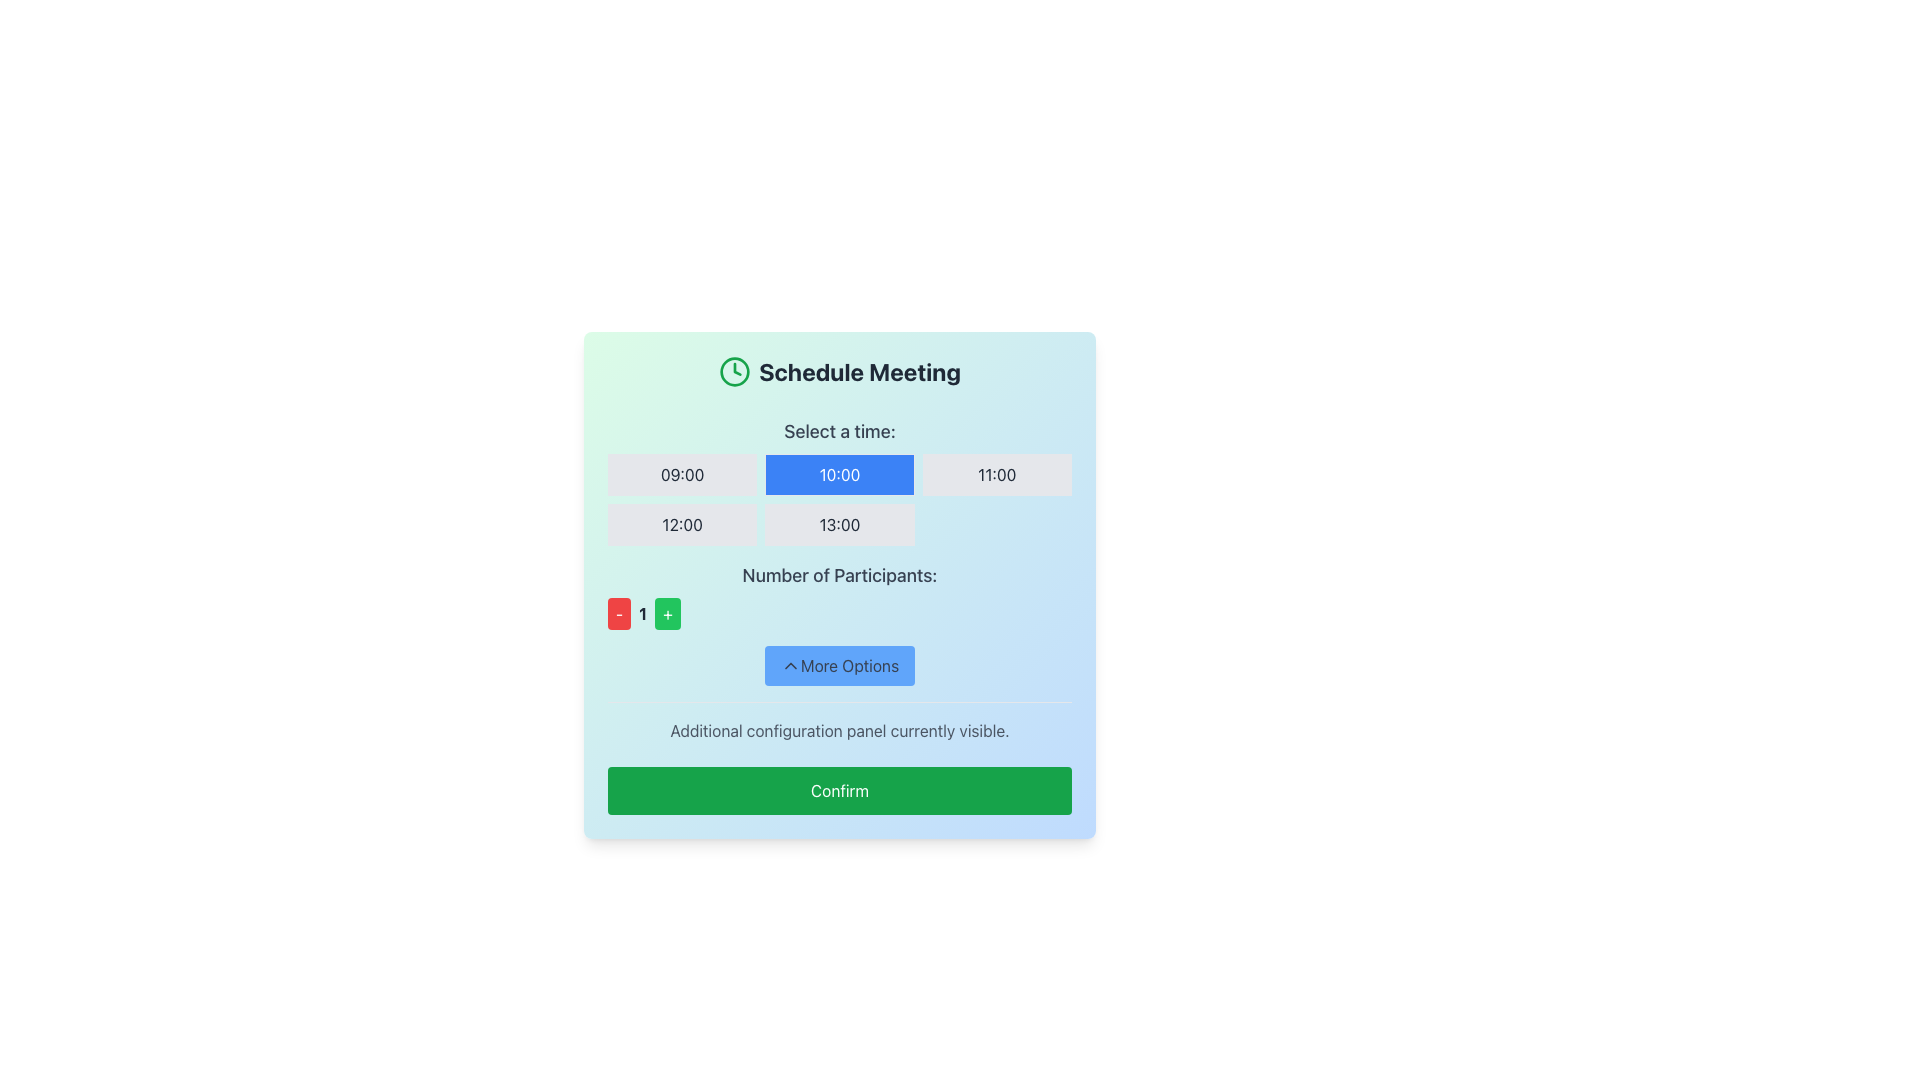 This screenshot has height=1080, width=1920. Describe the element at coordinates (997, 474) in the screenshot. I see `the interactive button for selecting the time '11:00'` at that location.